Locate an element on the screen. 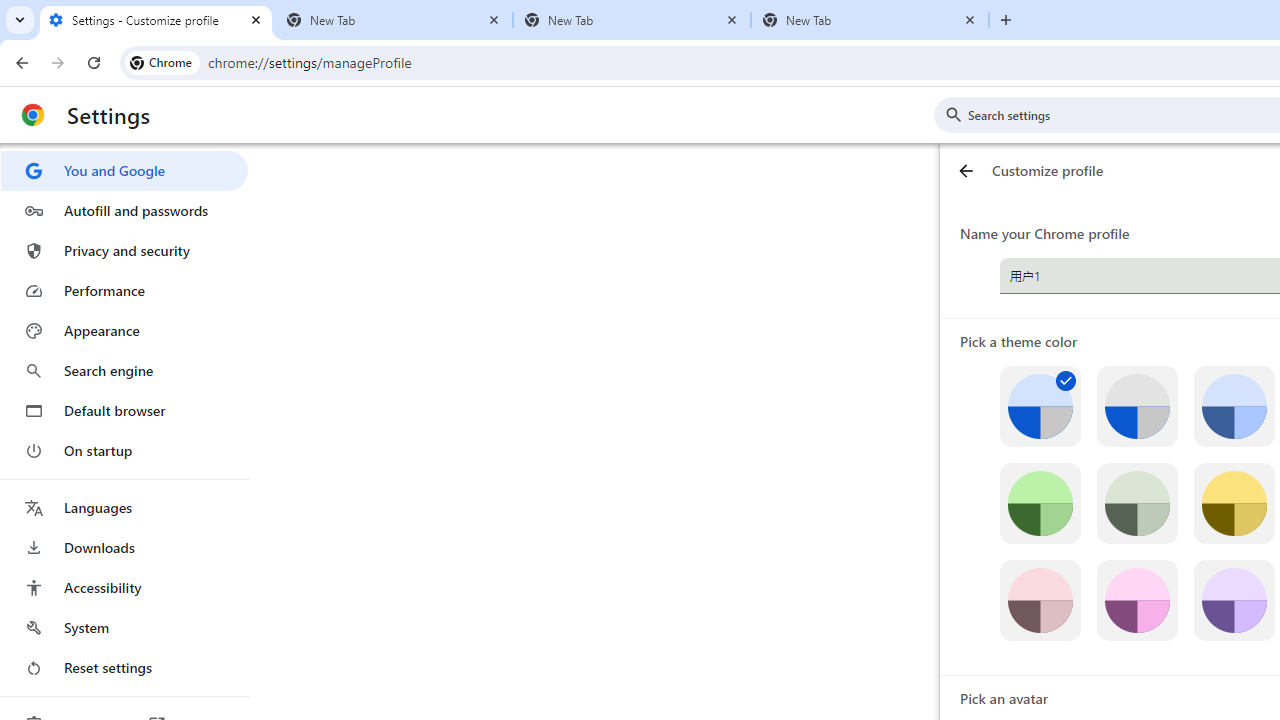 The image size is (1280, 720). 'Search engine' is located at coordinates (123, 371).